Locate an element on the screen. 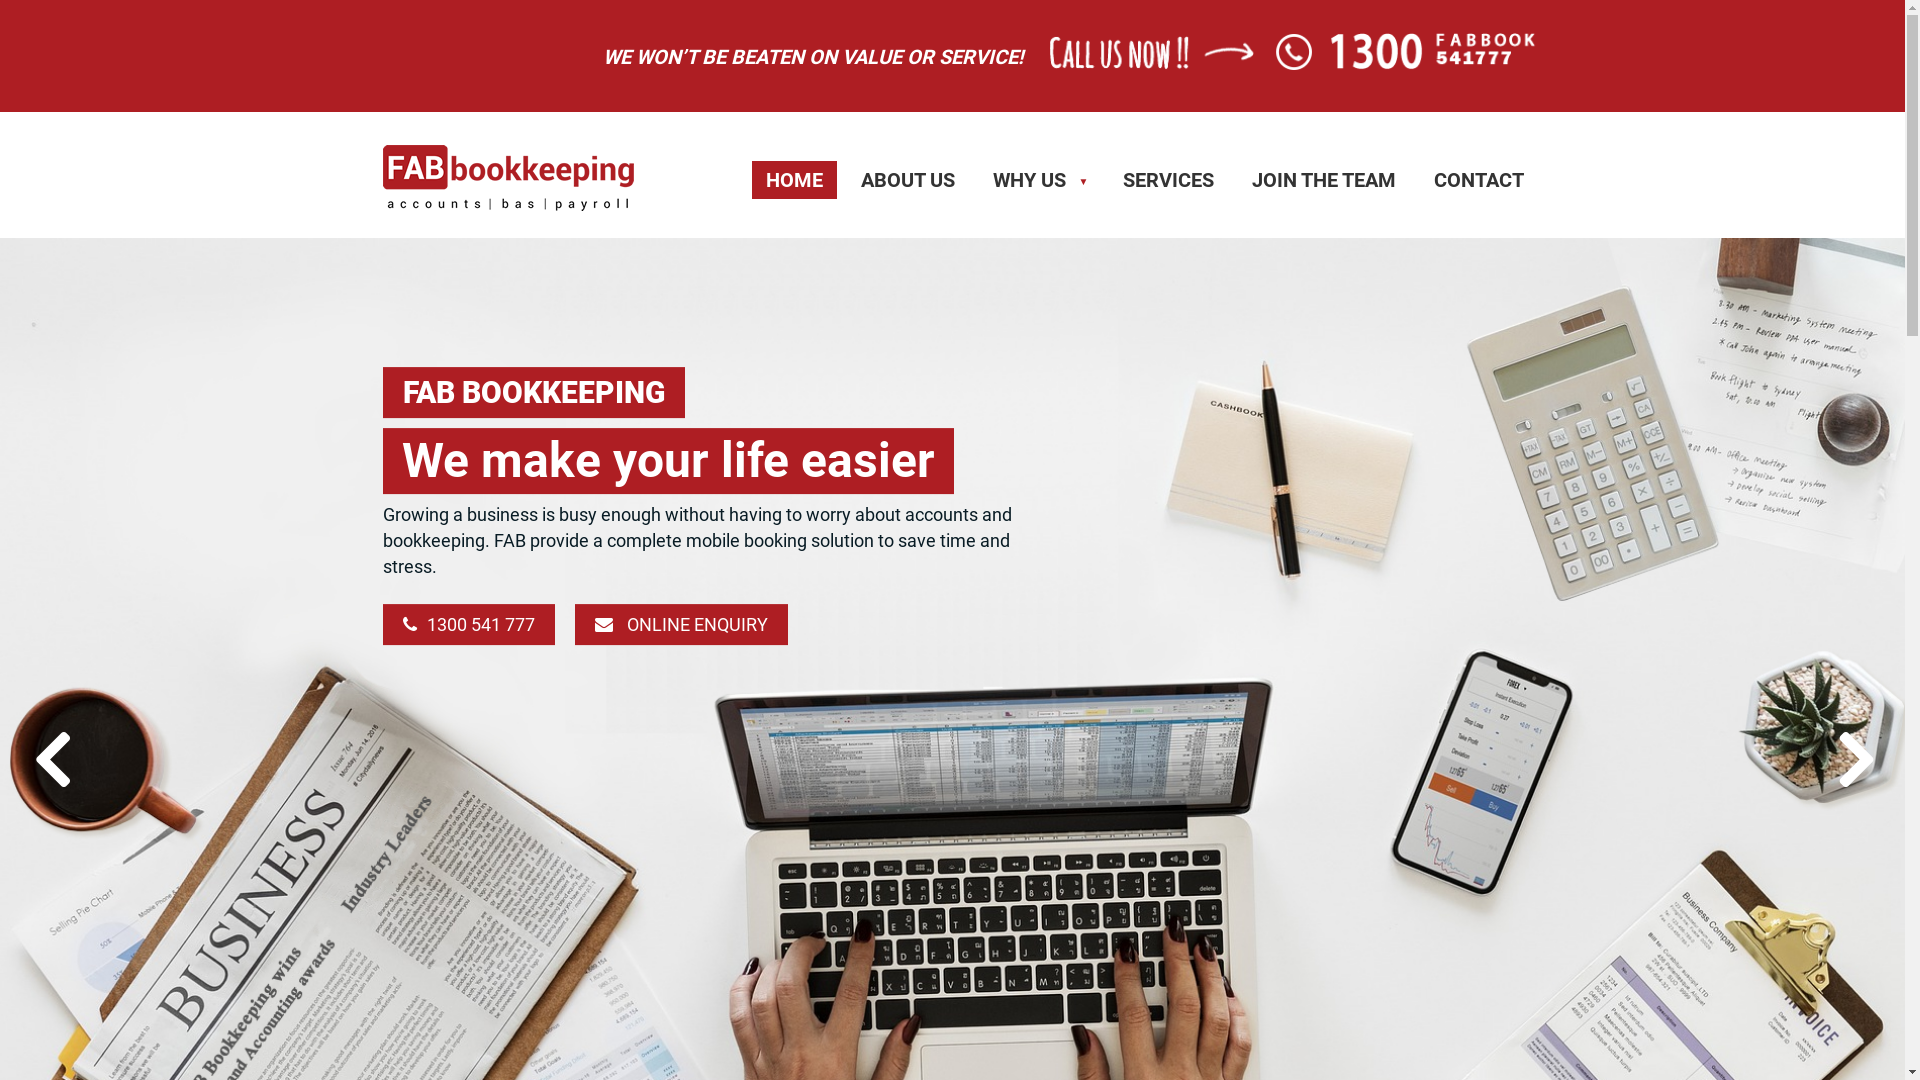  'SERVICES' is located at coordinates (1167, 180).